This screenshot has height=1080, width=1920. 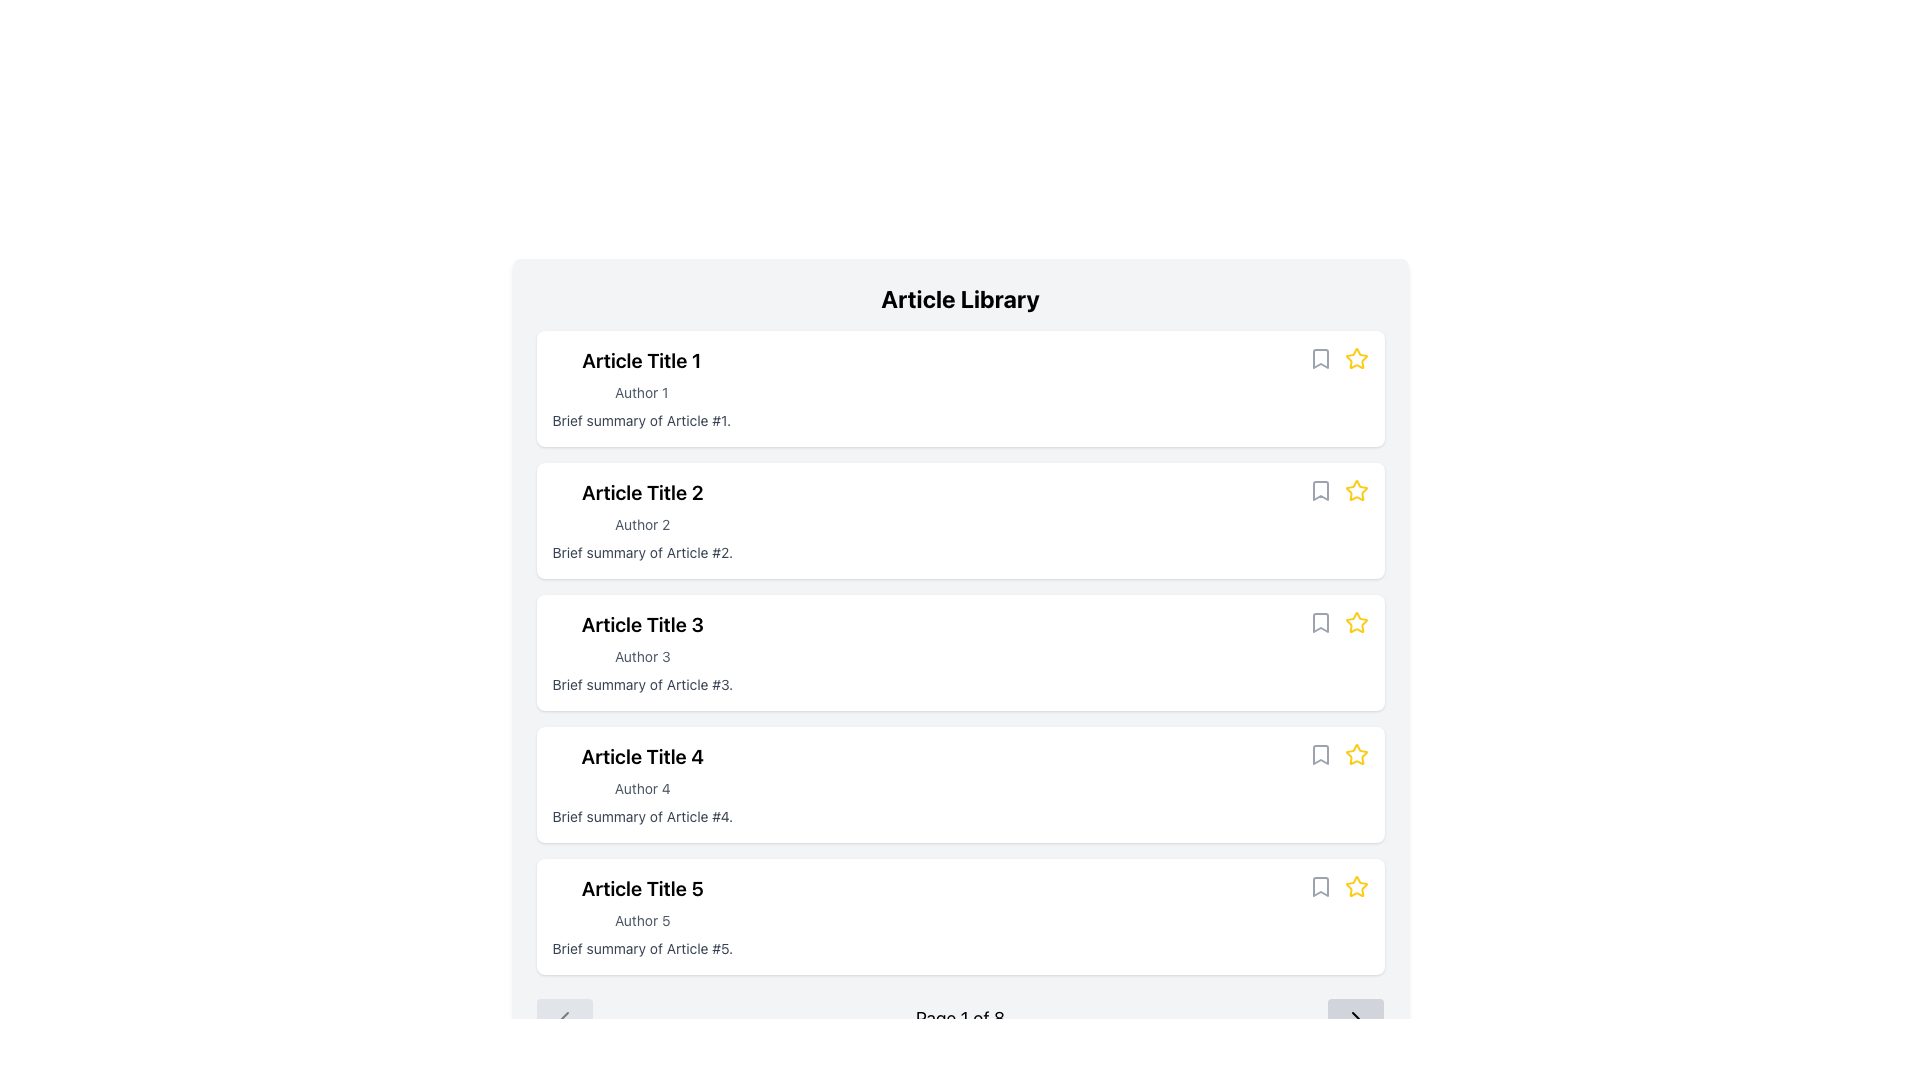 What do you see at coordinates (641, 419) in the screenshot?
I see `text snippet 'Brief summary of Article #1.' located as the third line in the article card layout, below 'Article Title 1' and 'Author 1'` at bounding box center [641, 419].